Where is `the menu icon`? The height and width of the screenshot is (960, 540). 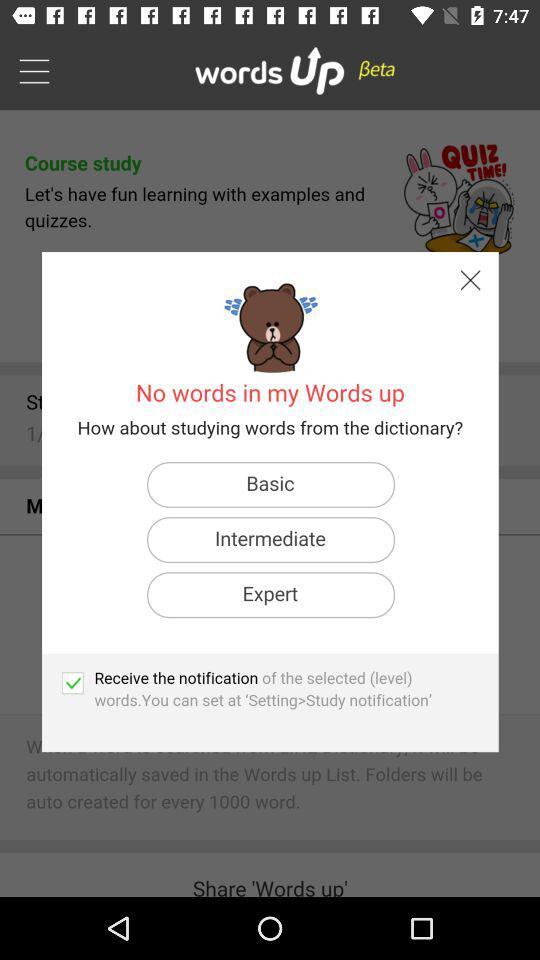
the menu icon is located at coordinates (33, 70).